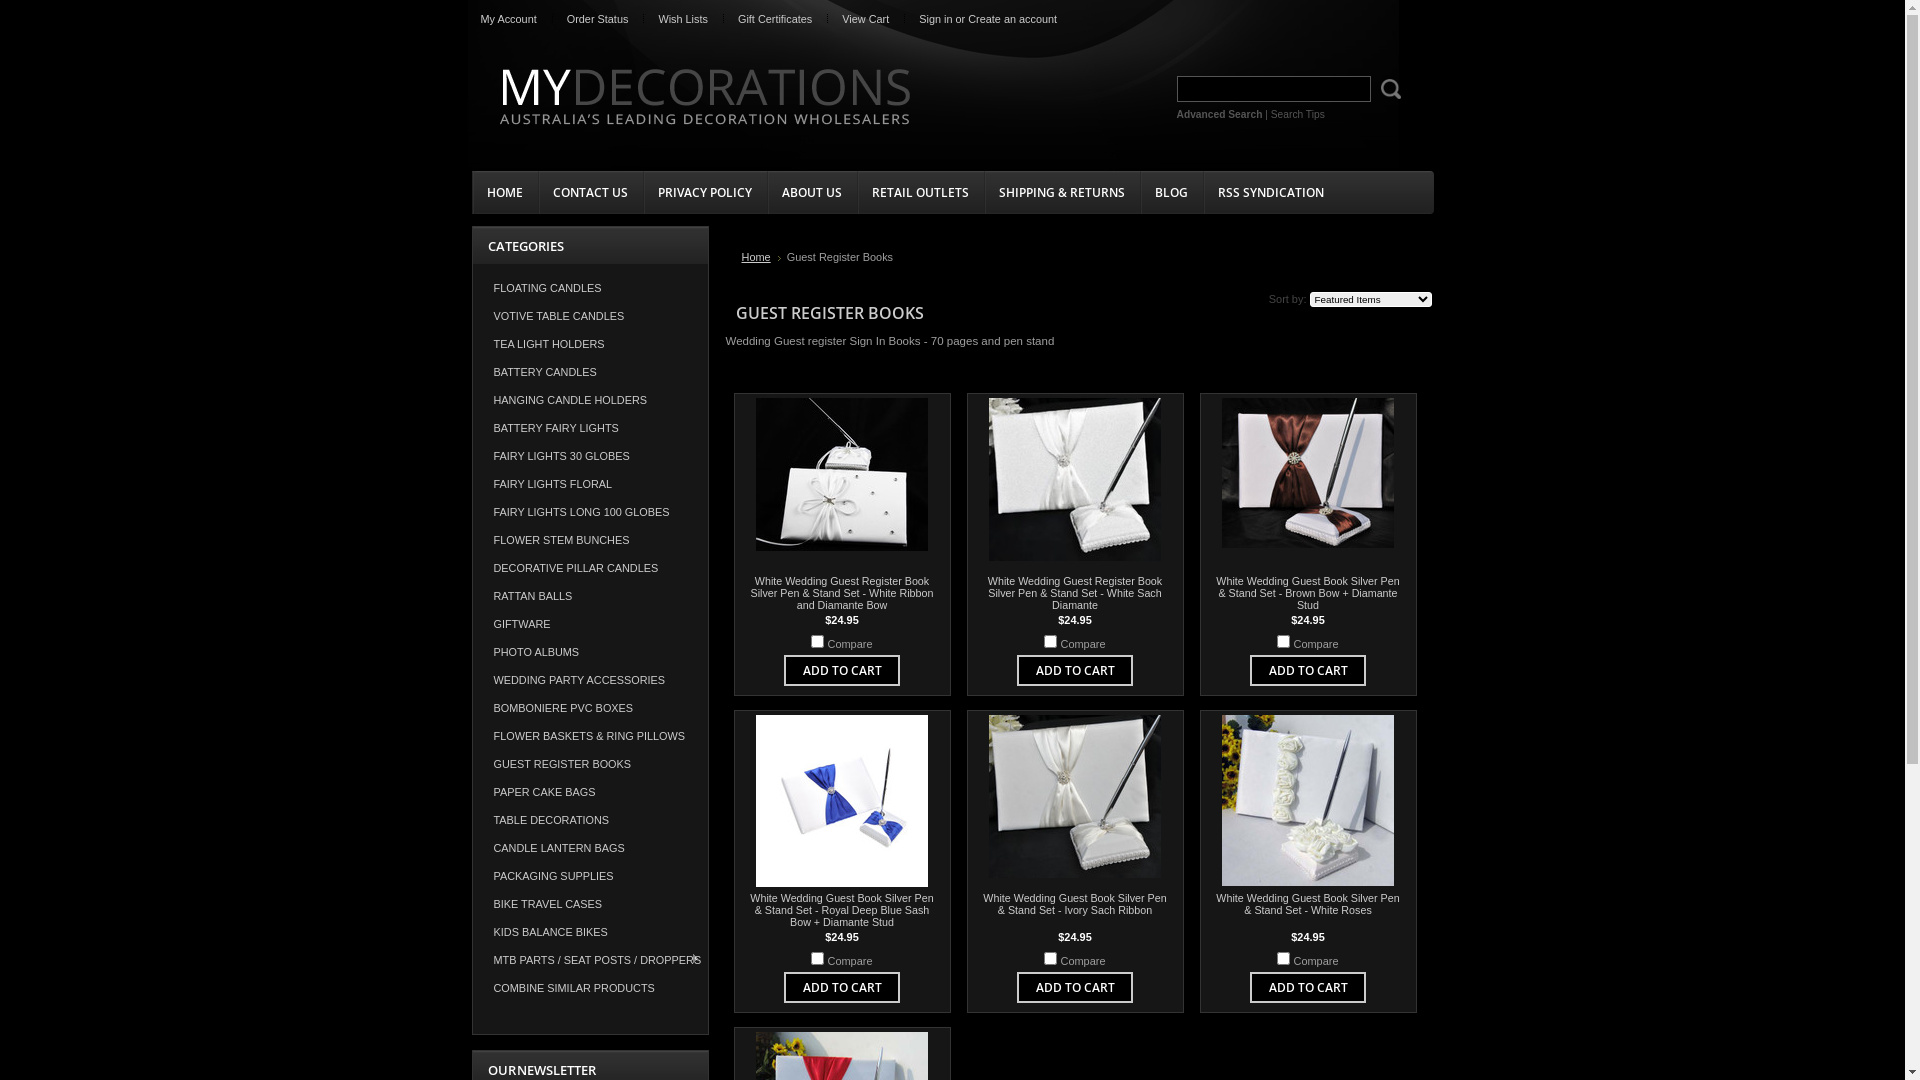 The height and width of the screenshot is (1080, 1920). I want to click on 'VOTIVE TABLE CANDLES', so click(589, 315).